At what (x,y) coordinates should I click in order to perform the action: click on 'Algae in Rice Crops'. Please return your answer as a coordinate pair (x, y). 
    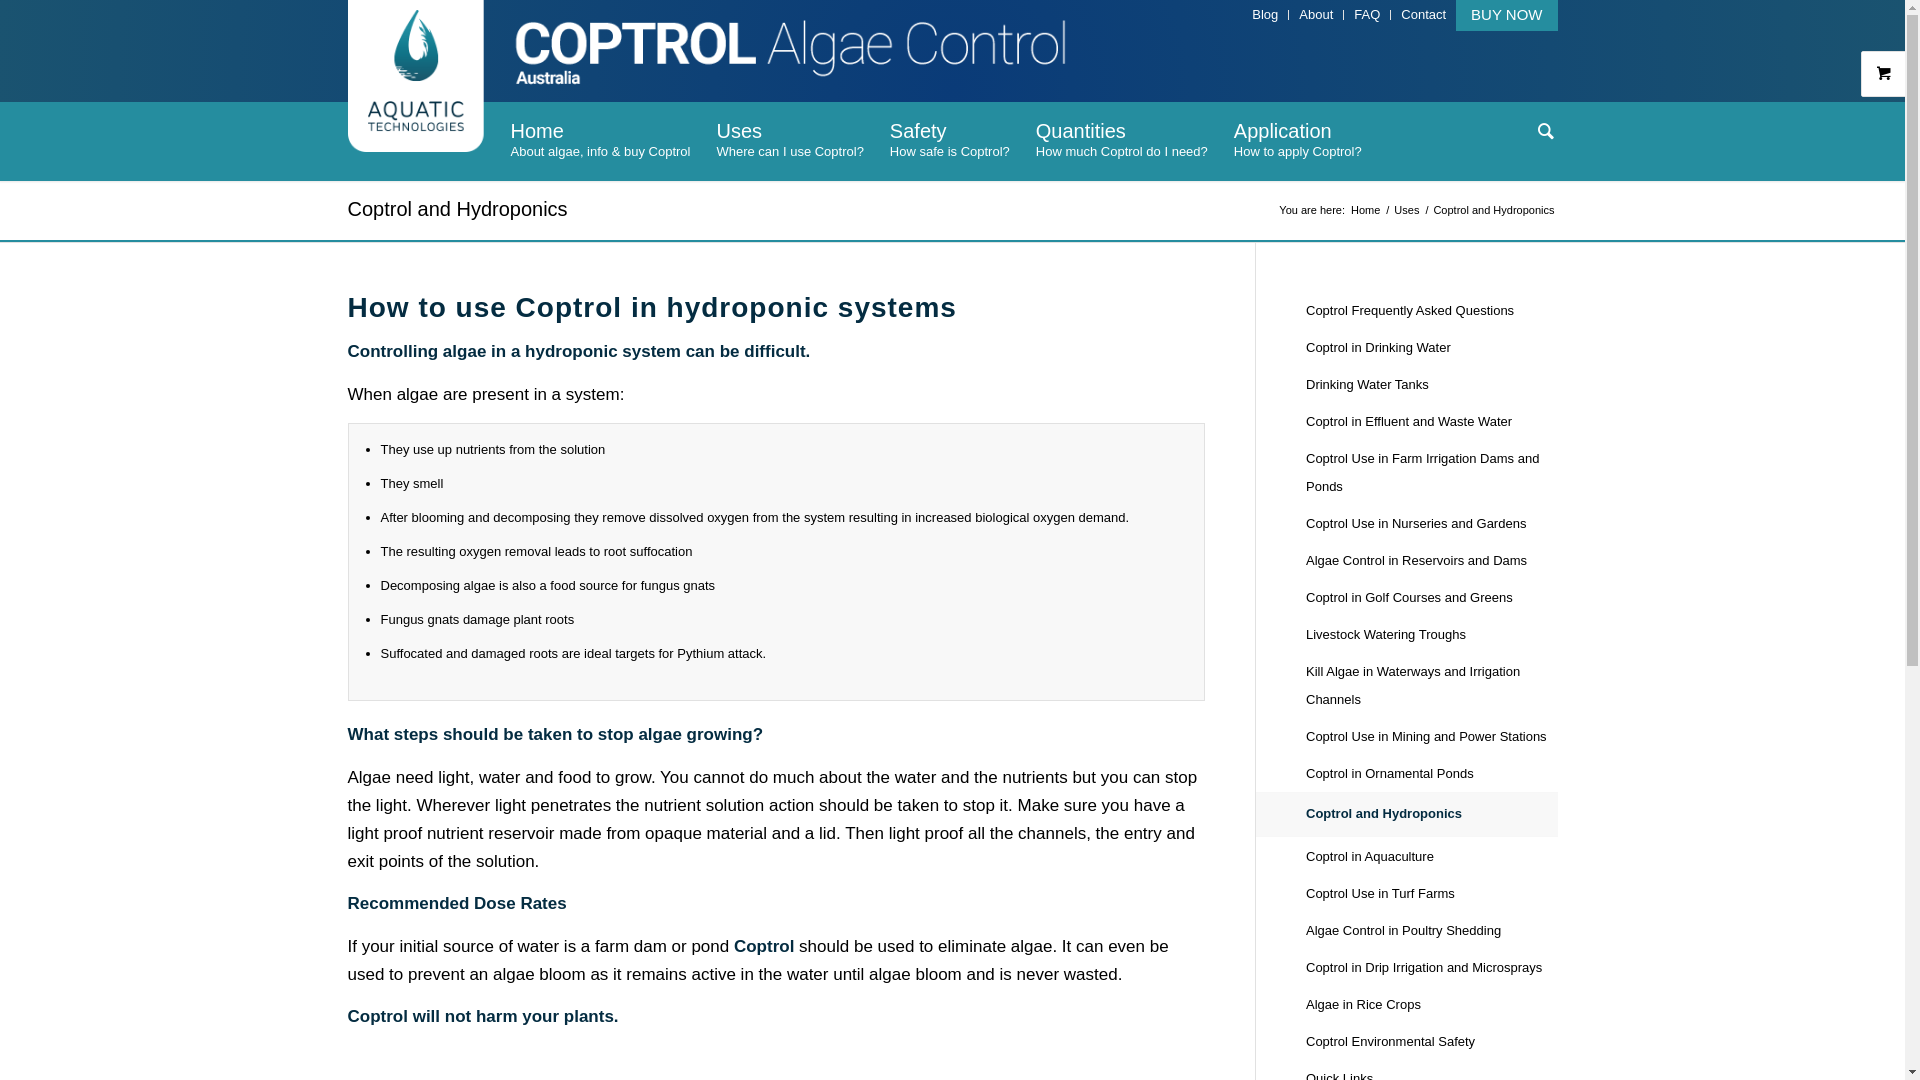
    Looking at the image, I should click on (1305, 1005).